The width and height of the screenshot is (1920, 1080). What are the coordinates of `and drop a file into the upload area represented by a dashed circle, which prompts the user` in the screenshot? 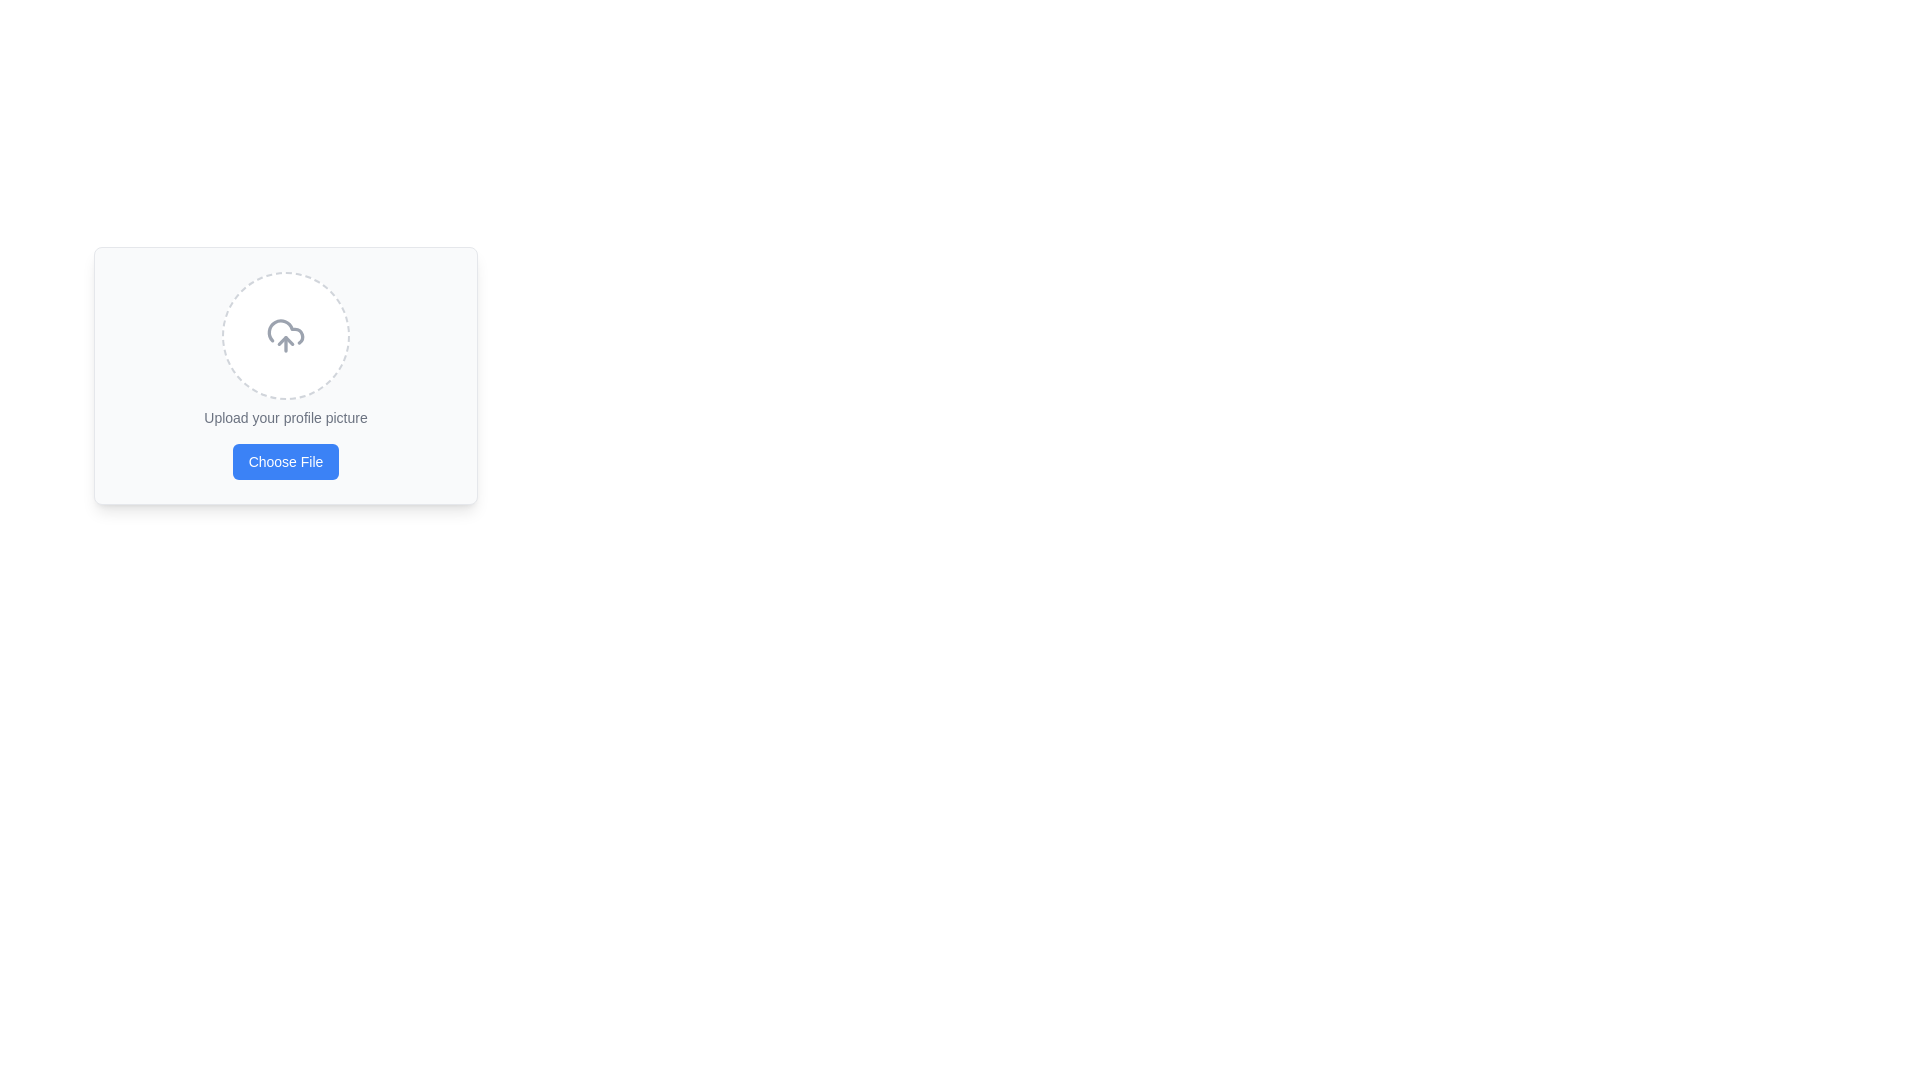 It's located at (285, 349).